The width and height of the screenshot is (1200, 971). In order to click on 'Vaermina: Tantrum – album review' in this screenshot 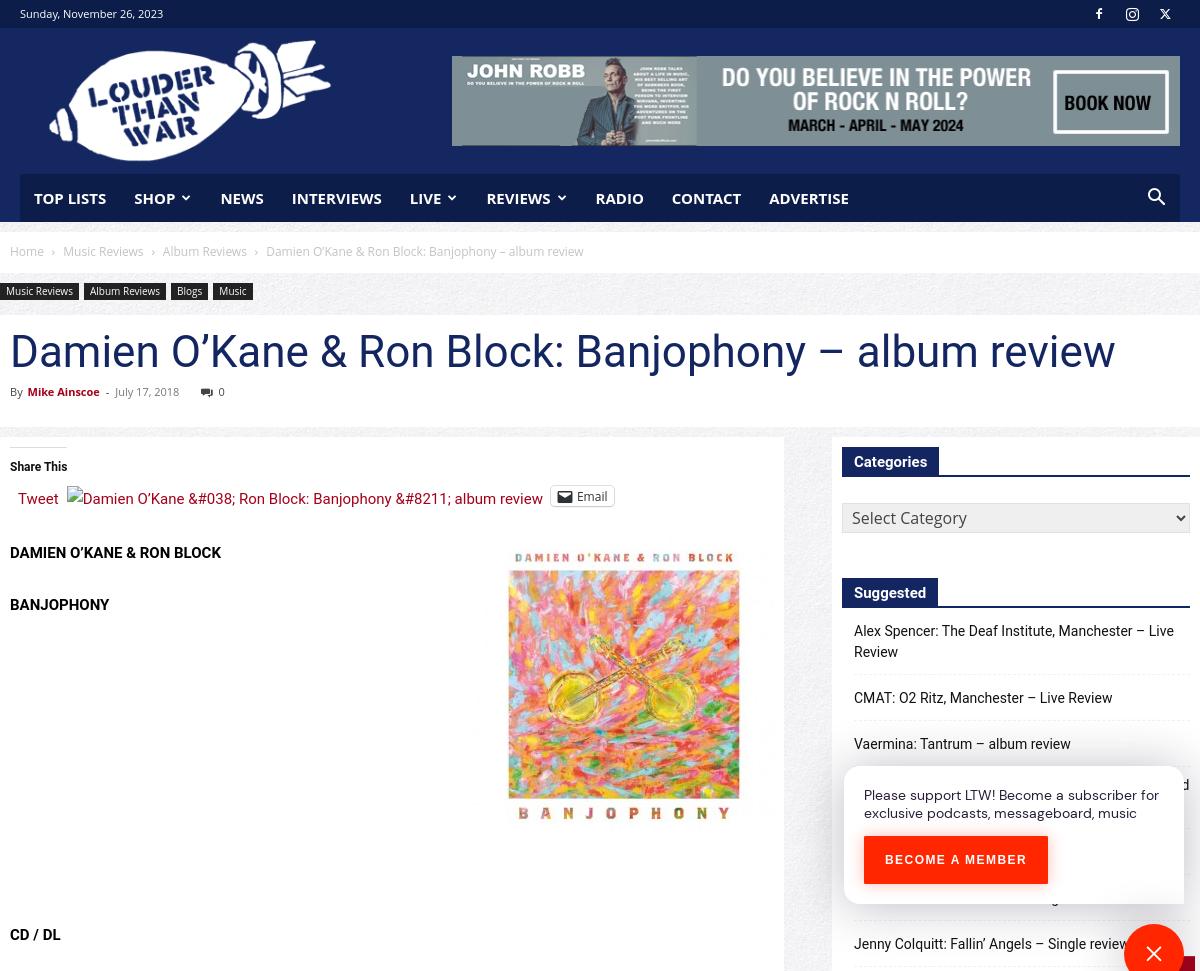, I will do `click(853, 742)`.